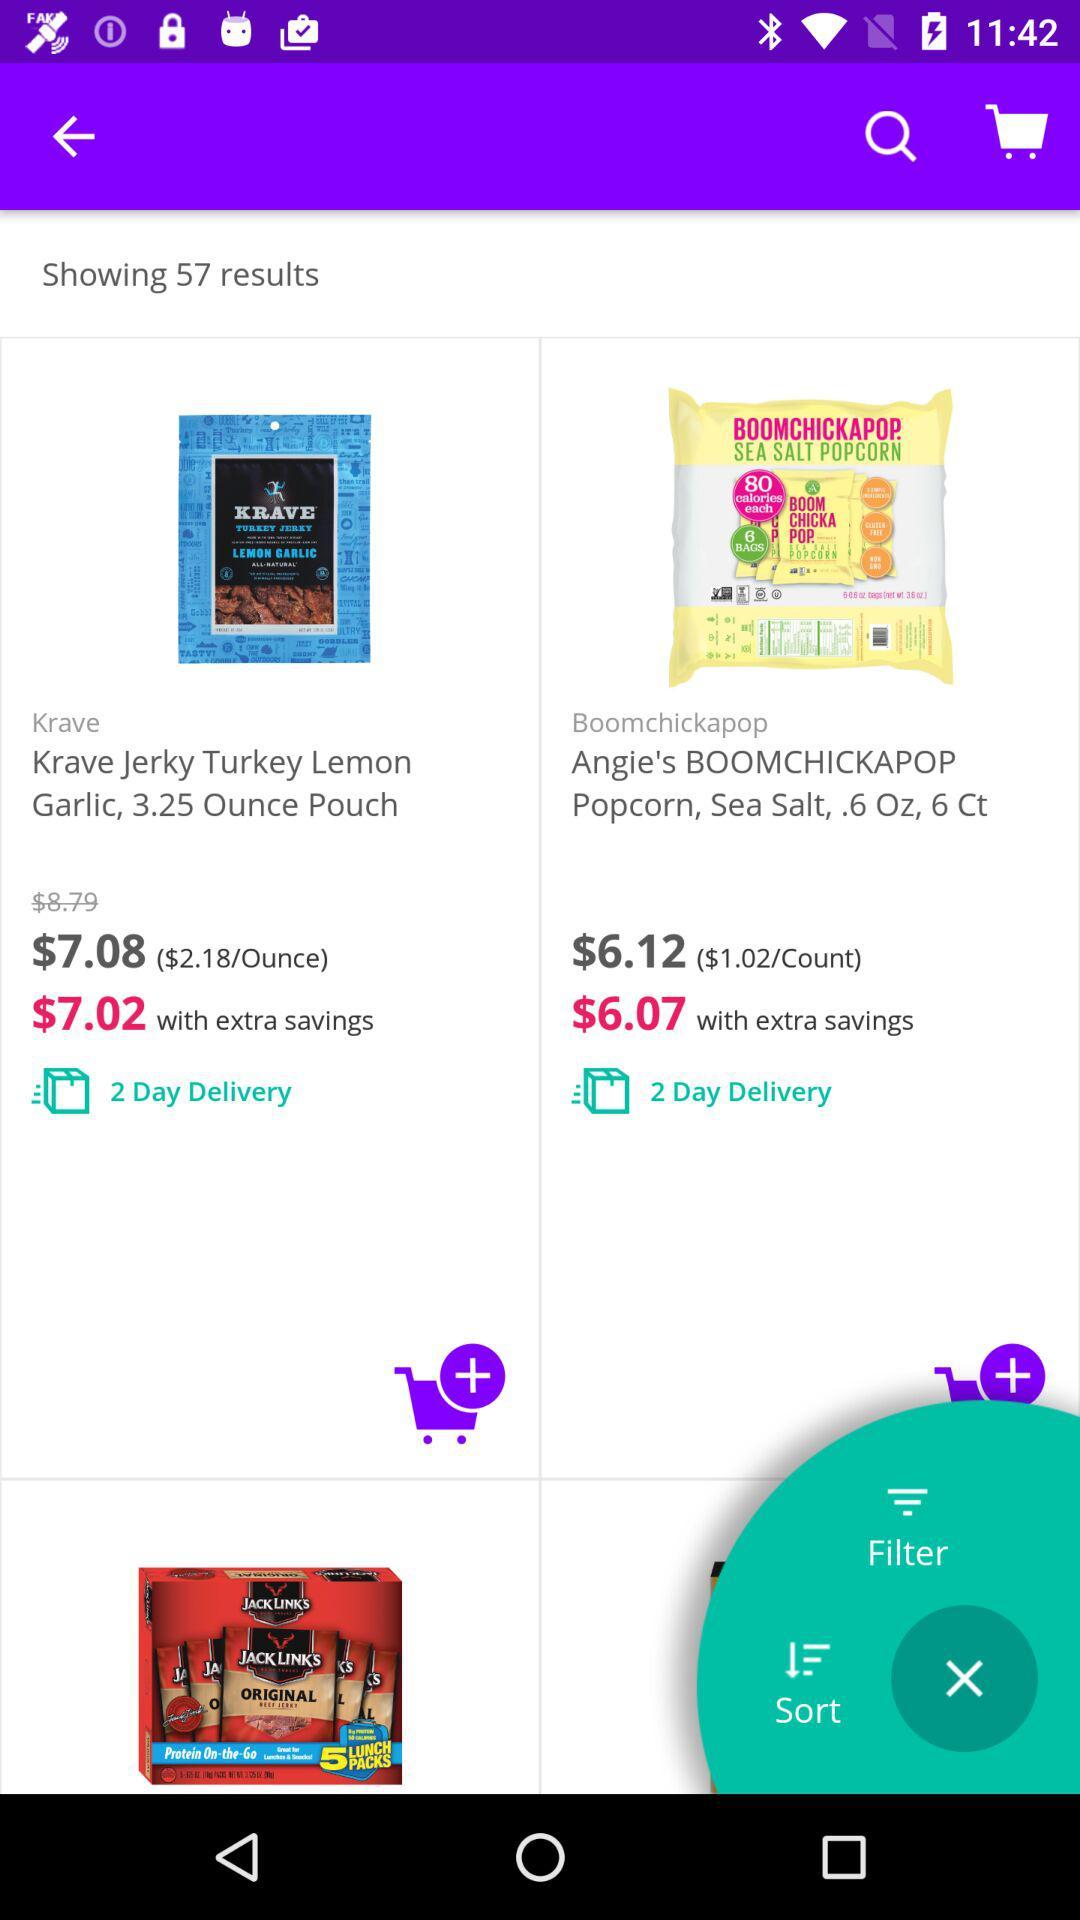 The image size is (1080, 1920). What do you see at coordinates (991, 1392) in the screenshot?
I see `to cart` at bounding box center [991, 1392].